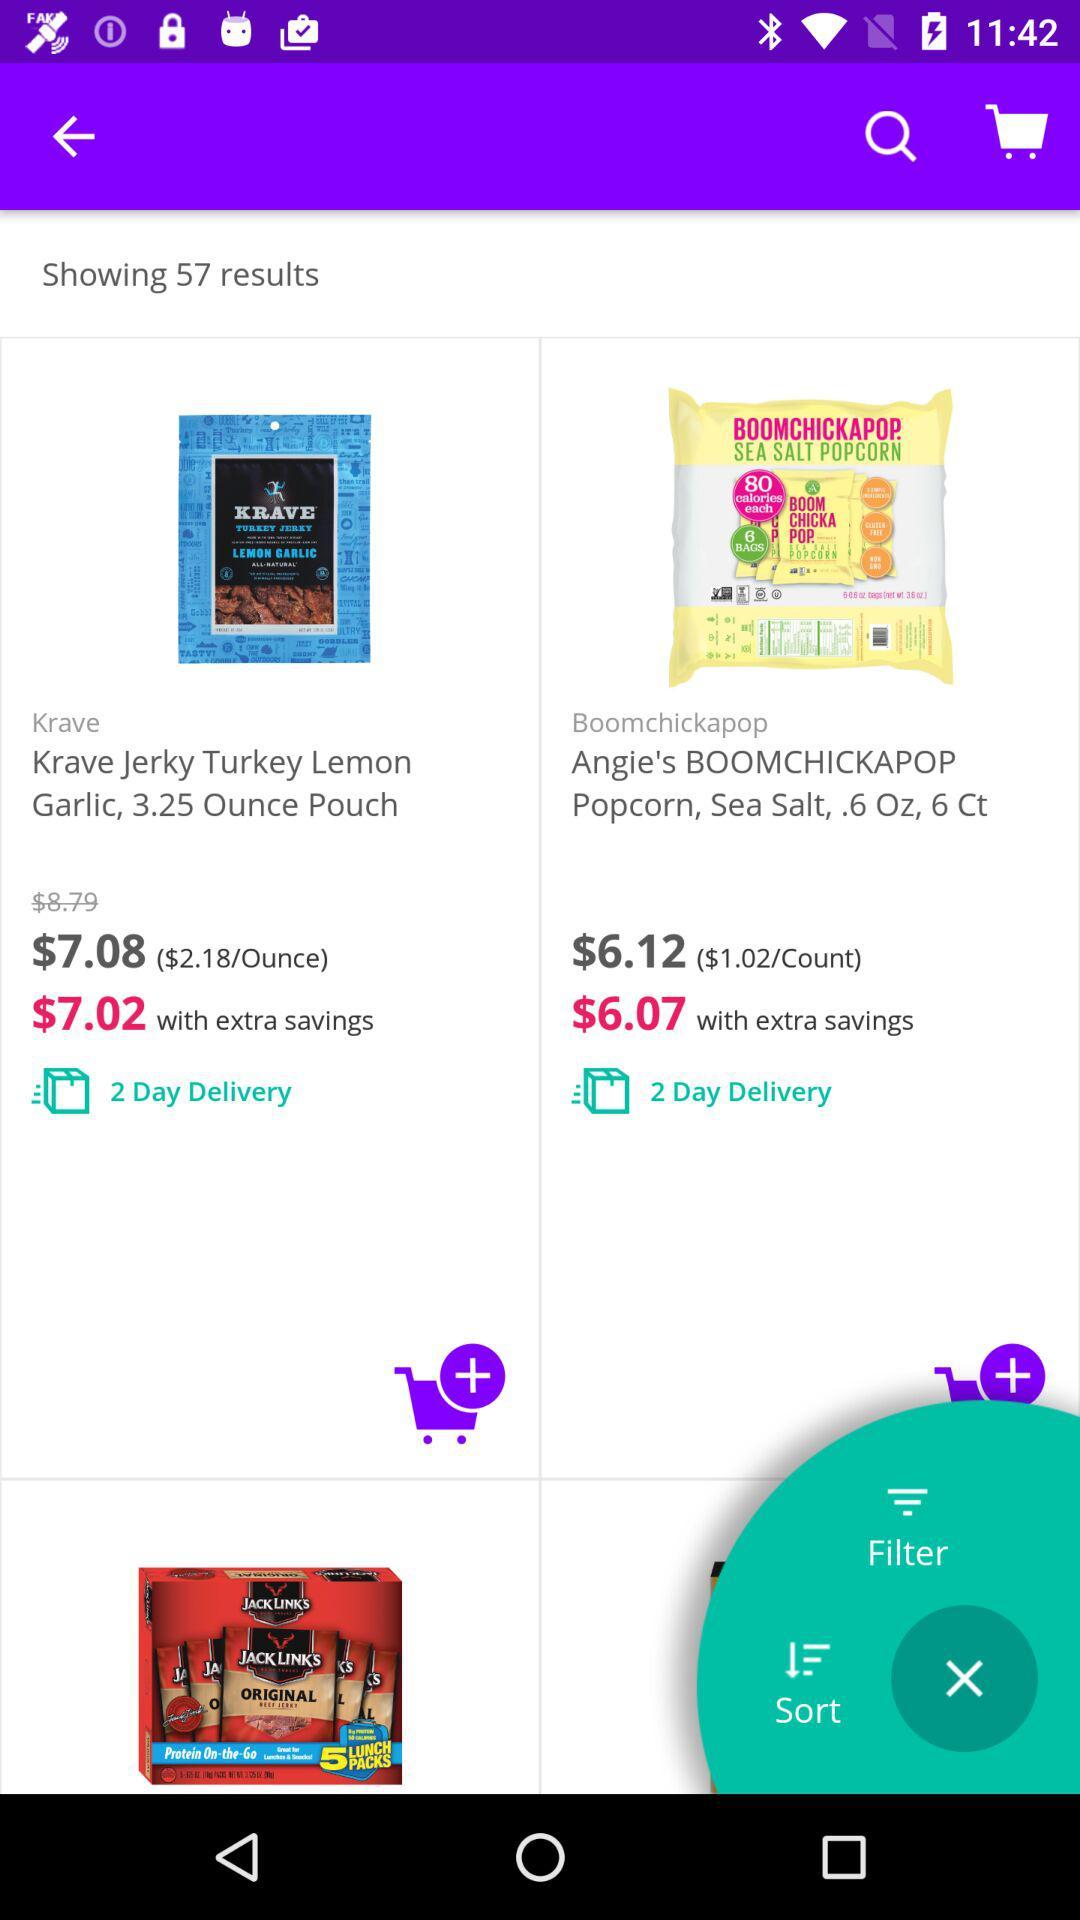 The image size is (1080, 1920). What do you see at coordinates (991, 1392) in the screenshot?
I see `to cart` at bounding box center [991, 1392].